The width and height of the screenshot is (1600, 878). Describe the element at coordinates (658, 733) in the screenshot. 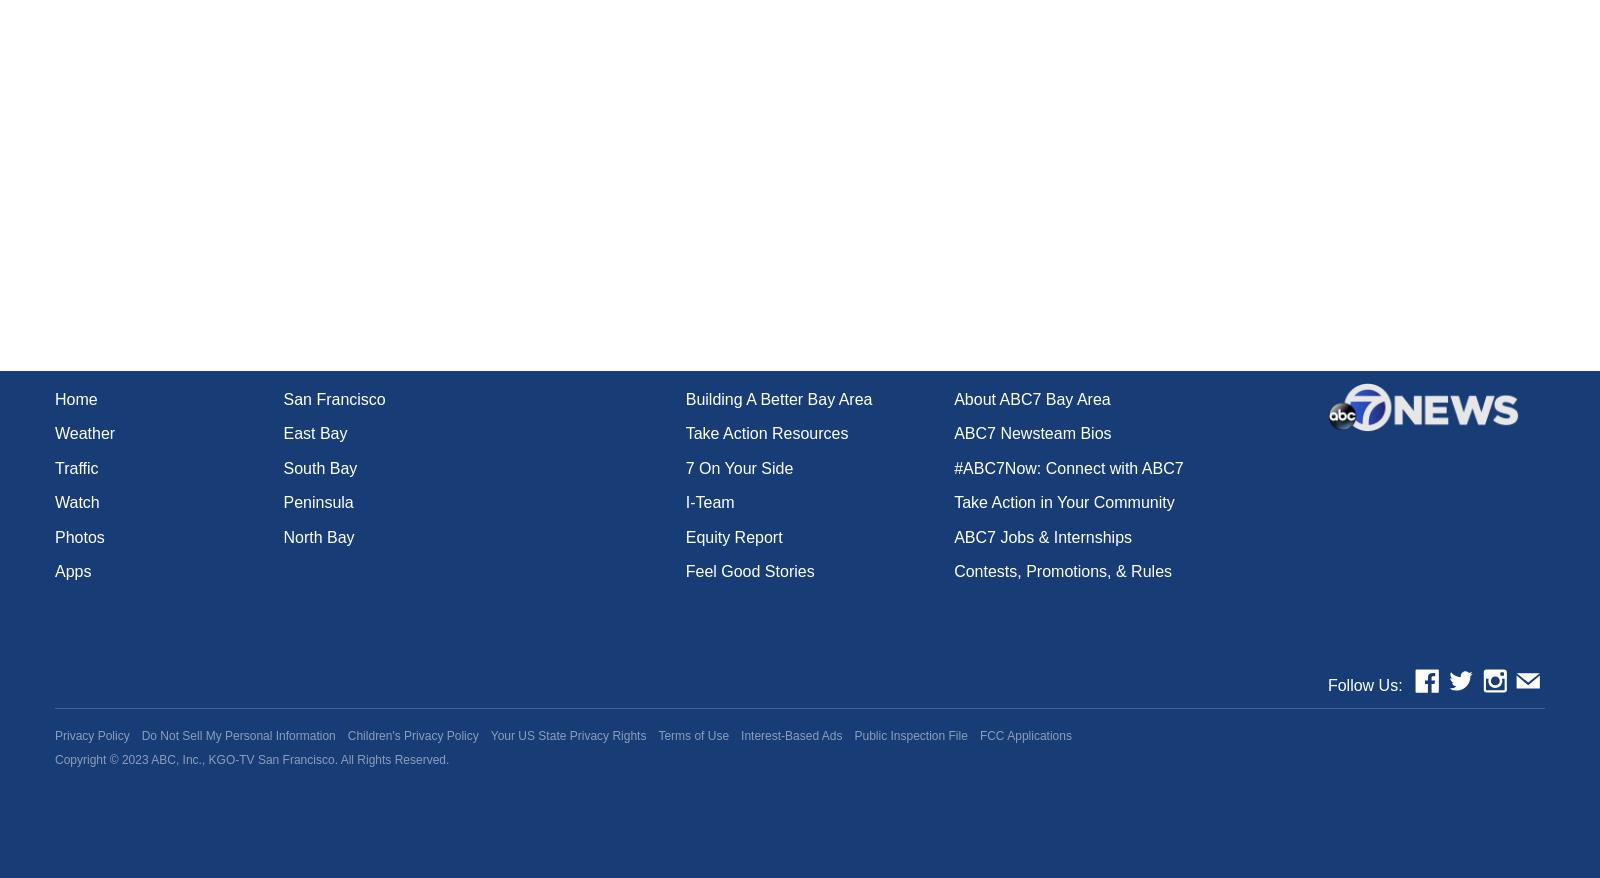

I see `'Terms of Use'` at that location.